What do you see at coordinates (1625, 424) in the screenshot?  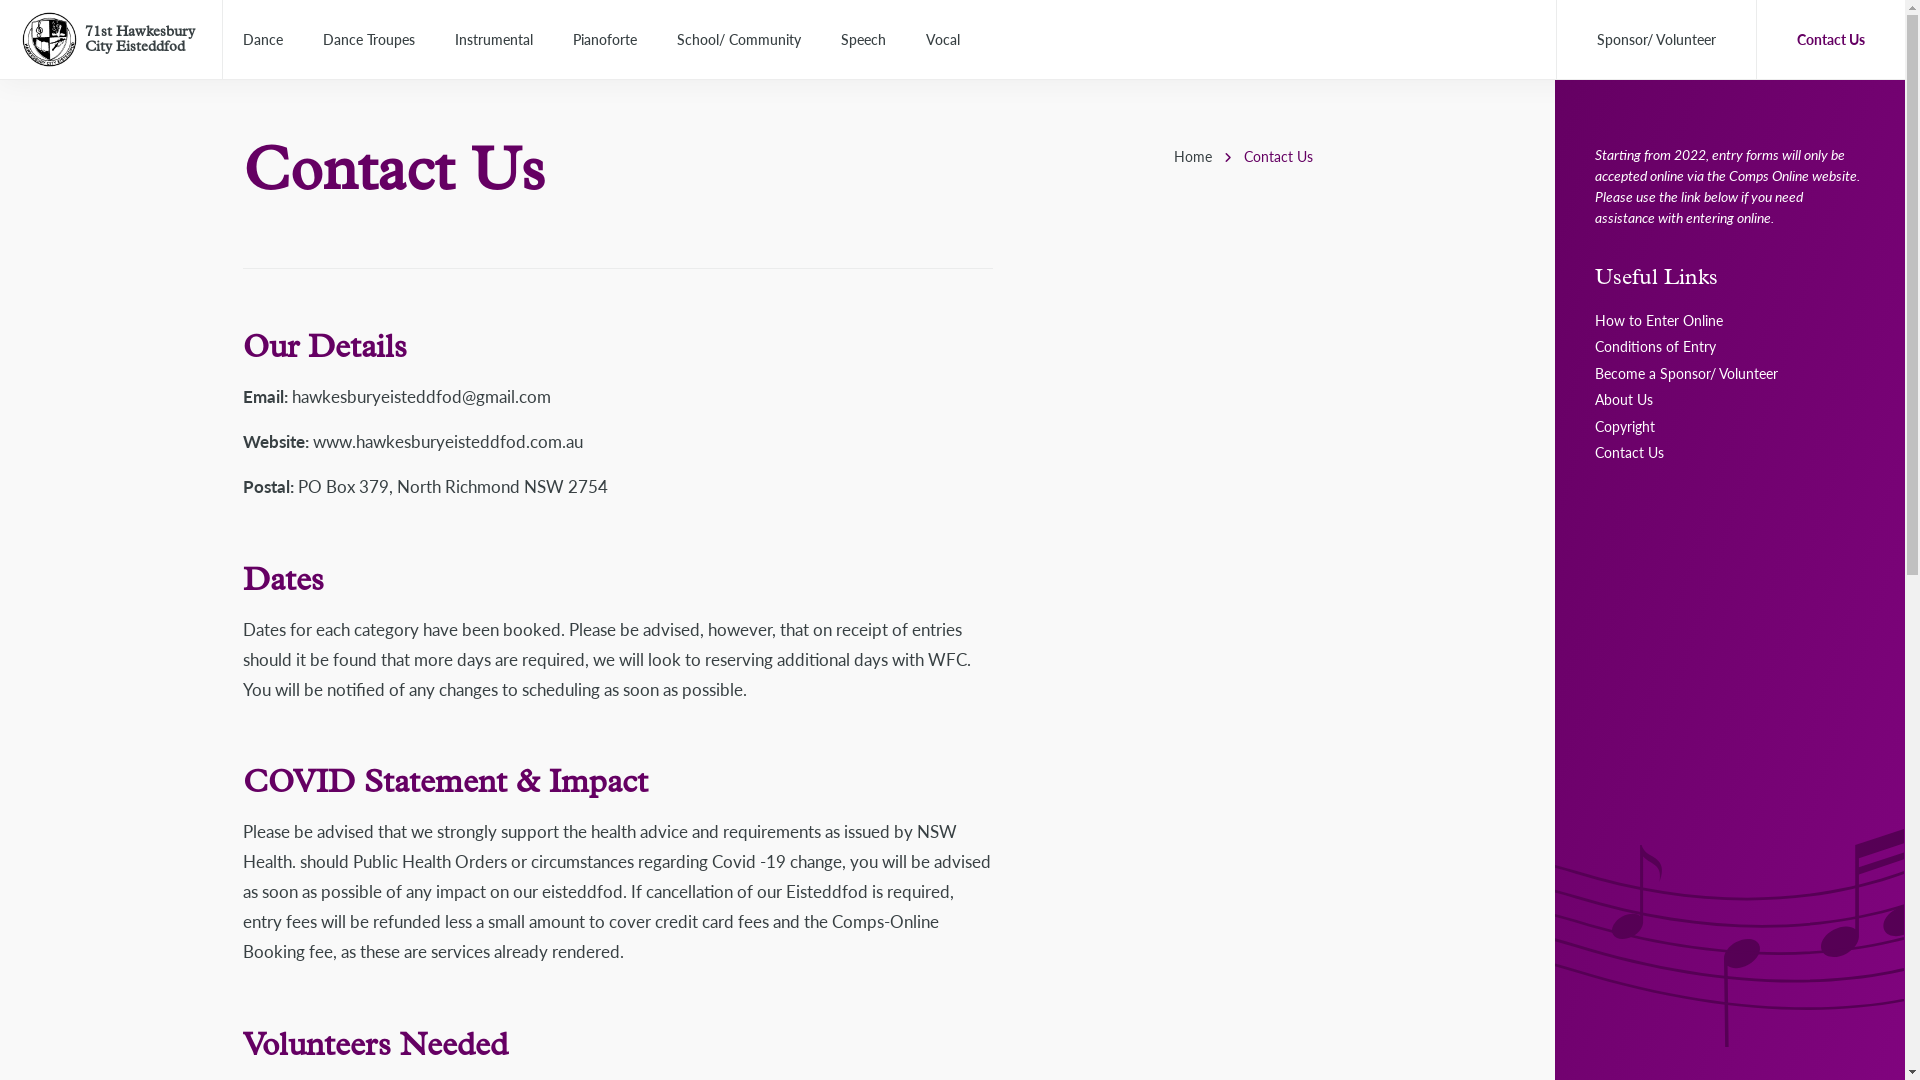 I see `'Copyright'` at bounding box center [1625, 424].